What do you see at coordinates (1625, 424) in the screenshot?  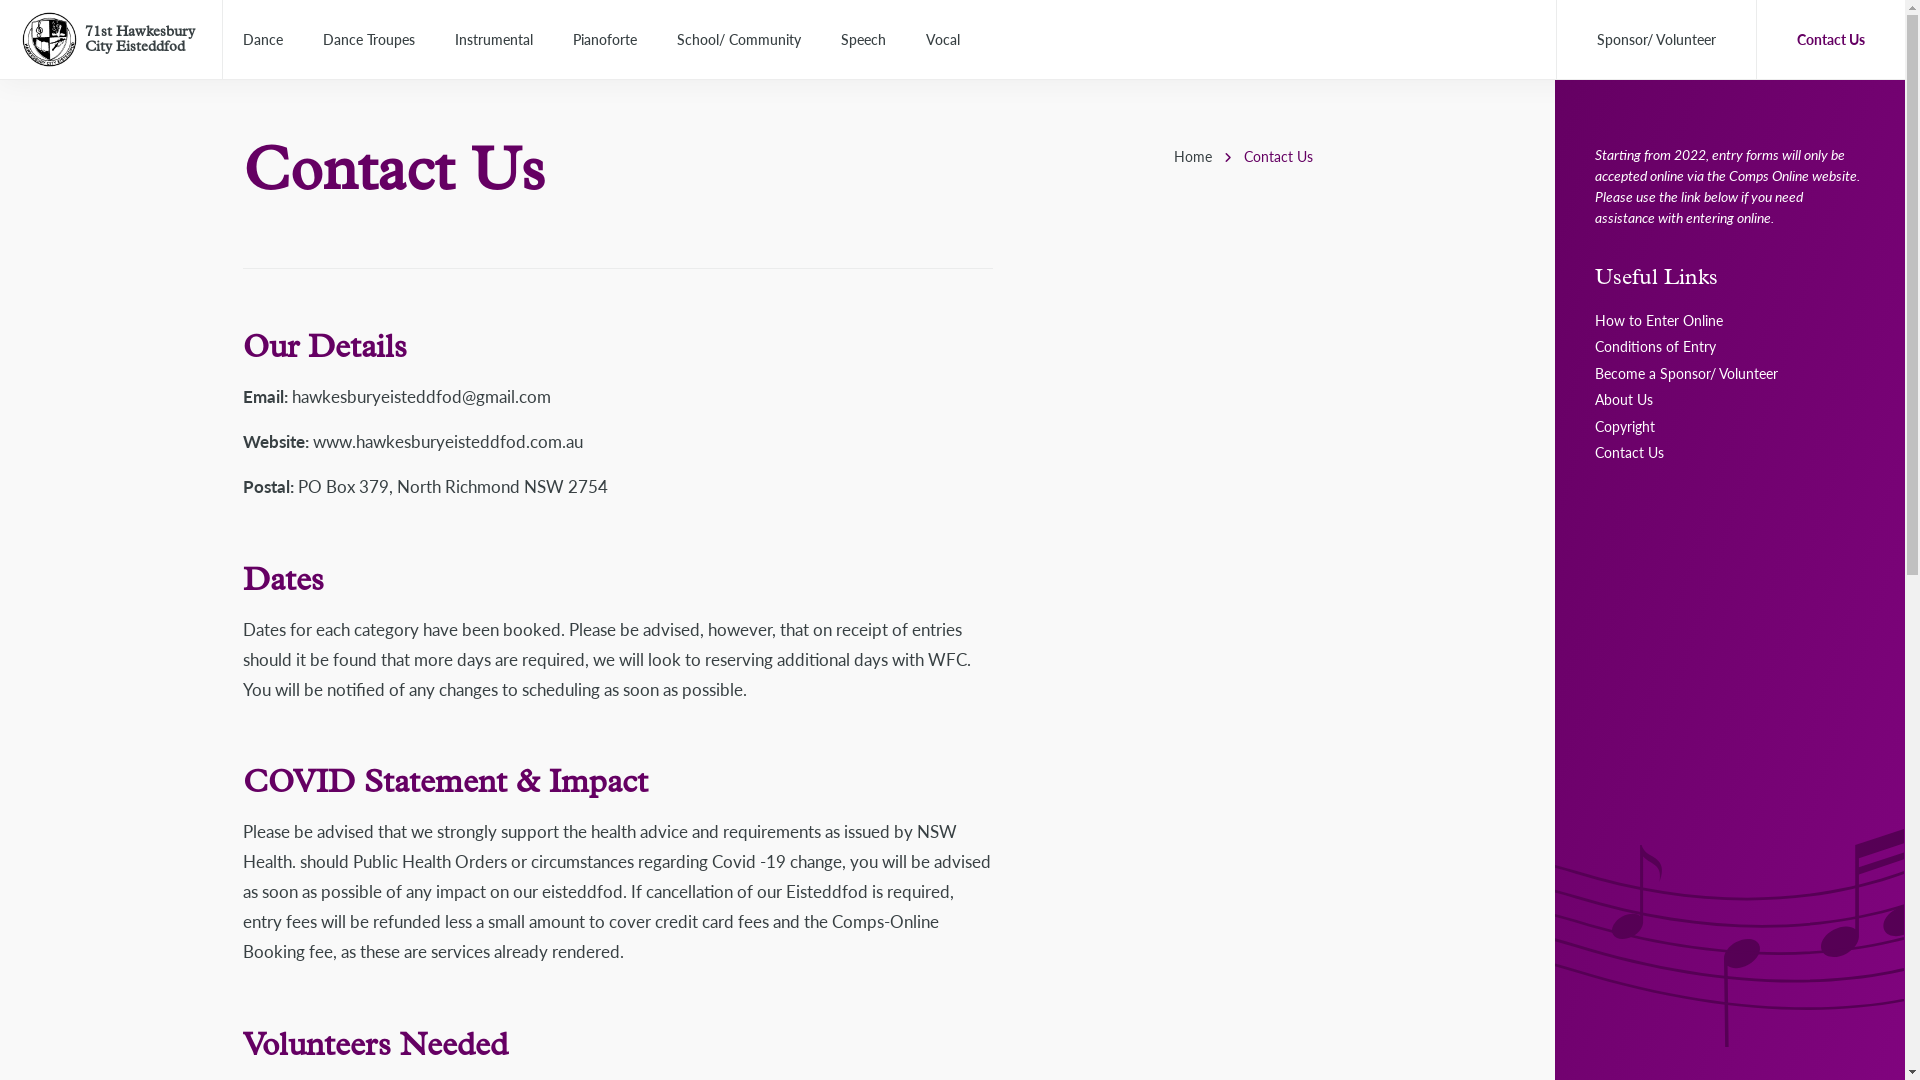 I see `'Copyright'` at bounding box center [1625, 424].